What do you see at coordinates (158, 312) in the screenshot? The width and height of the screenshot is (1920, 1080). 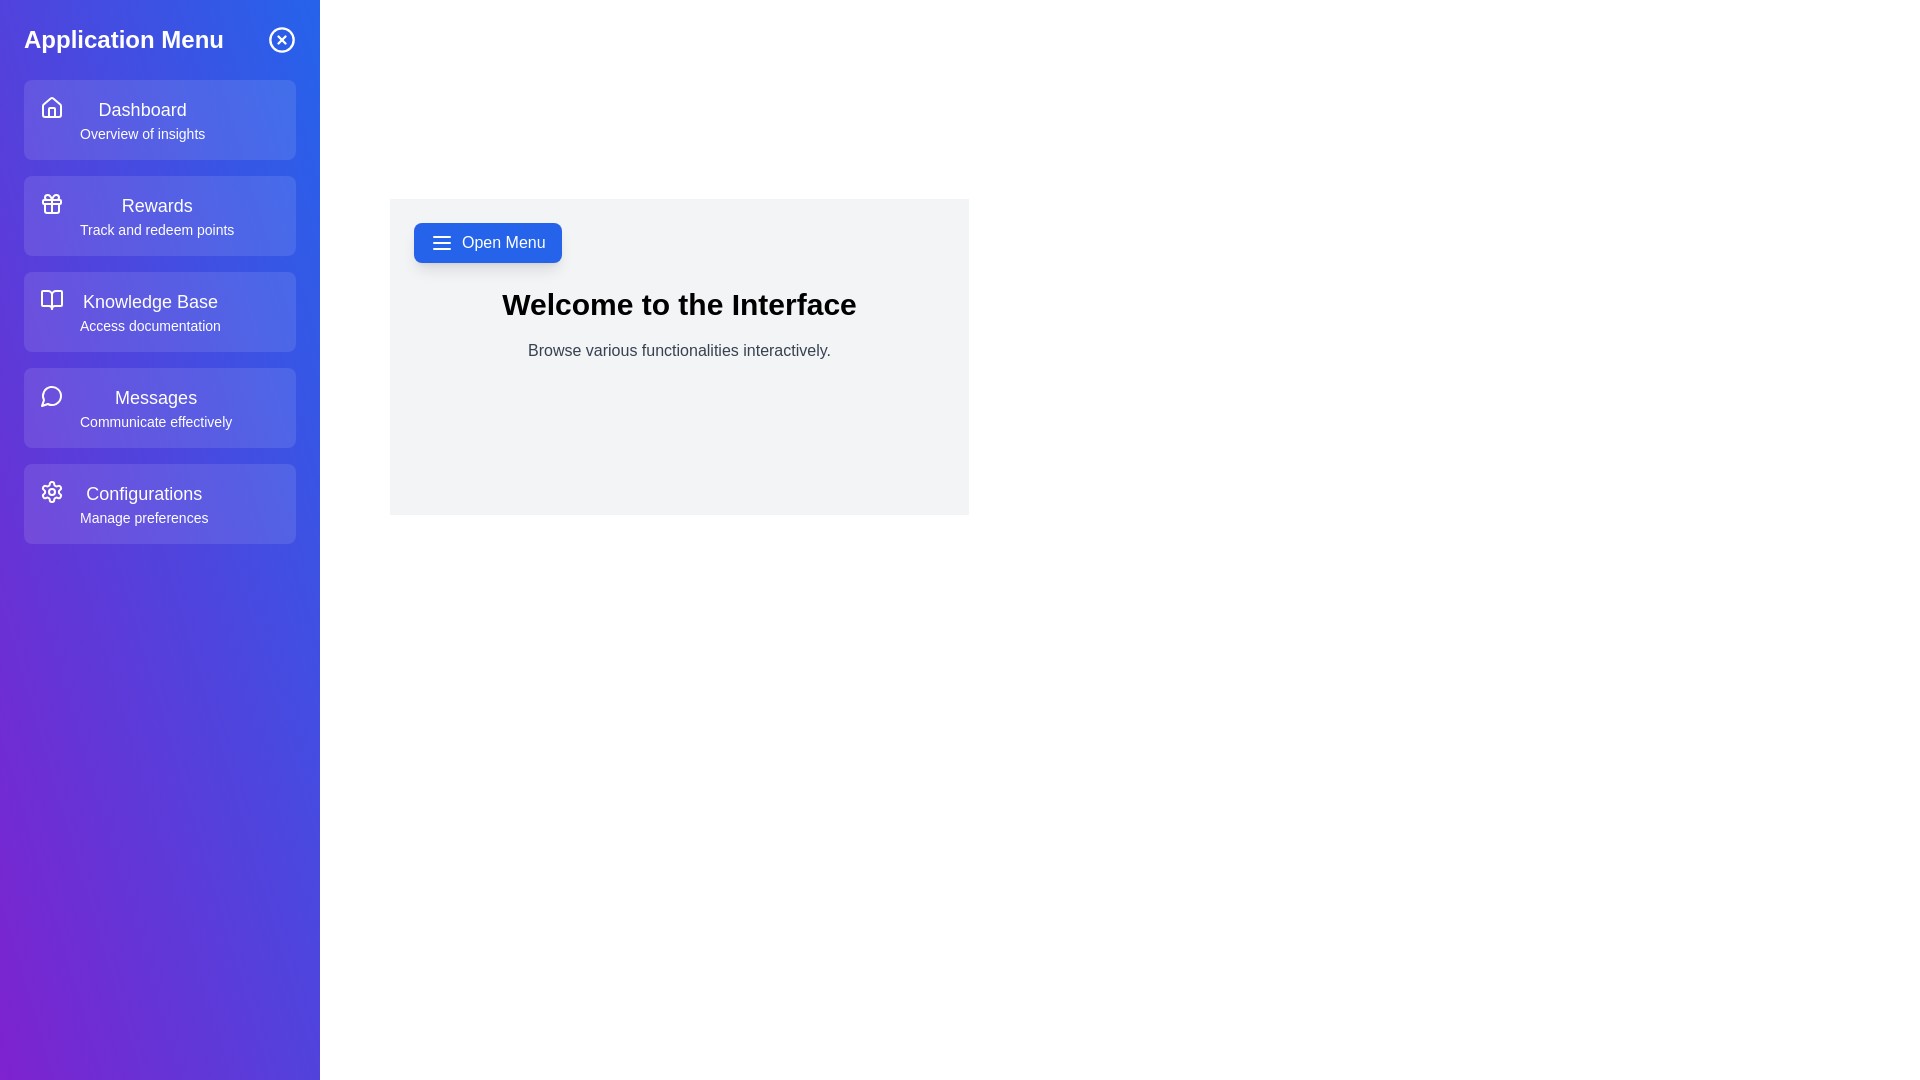 I see `the menu item labeled Knowledge Base` at bounding box center [158, 312].